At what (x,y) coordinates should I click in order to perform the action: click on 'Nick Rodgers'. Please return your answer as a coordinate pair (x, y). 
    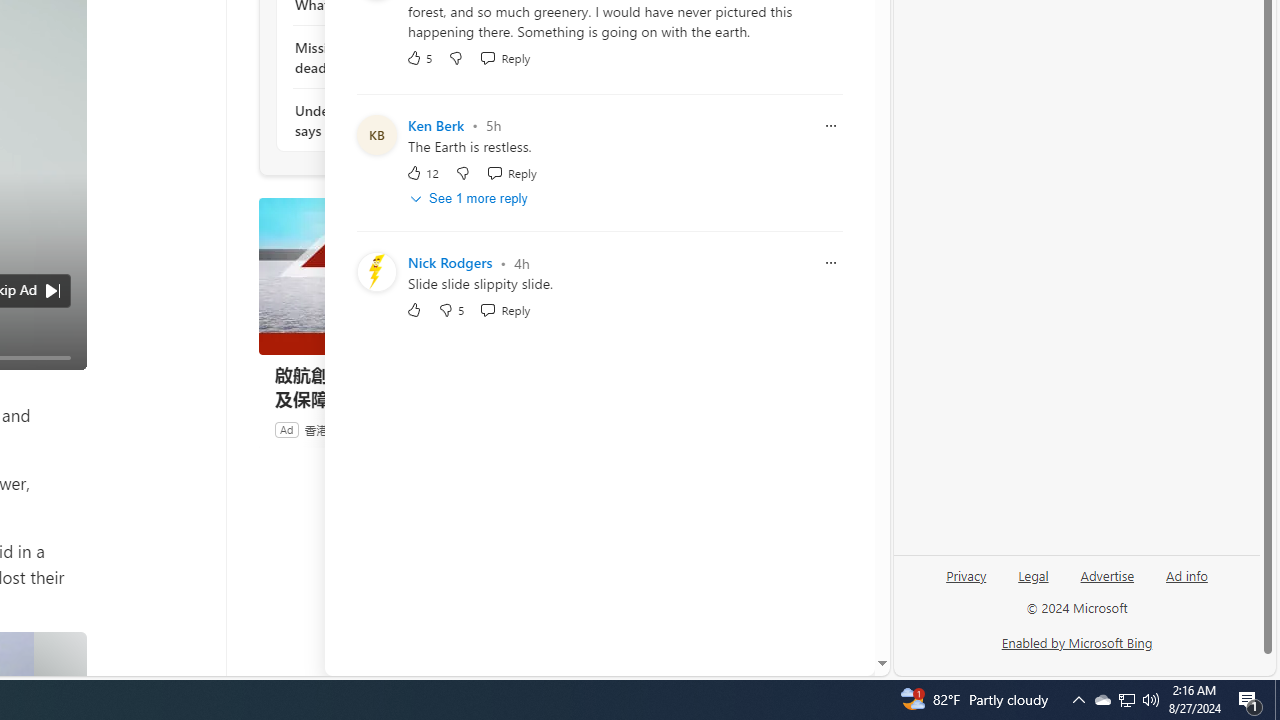
    Looking at the image, I should click on (449, 262).